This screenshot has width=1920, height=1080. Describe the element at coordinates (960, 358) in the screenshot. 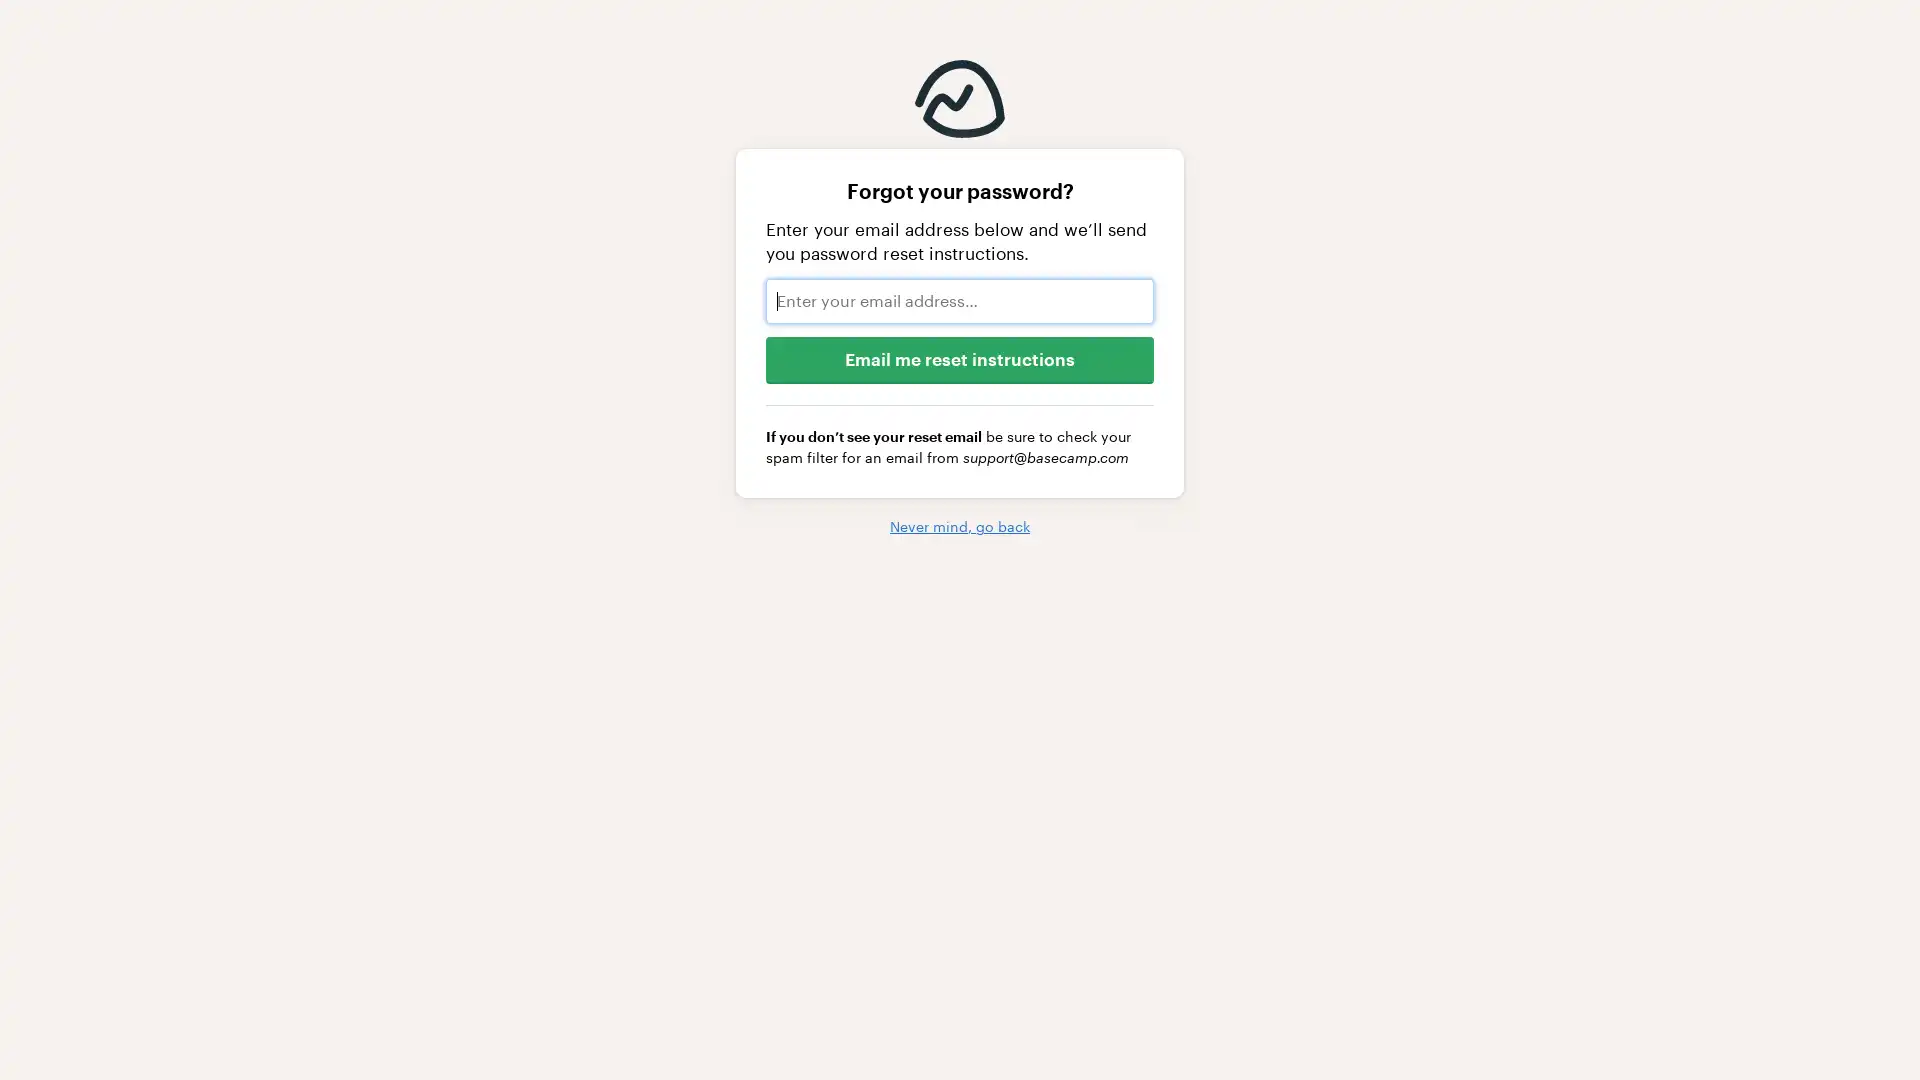

I see `Email me reset instructions` at that location.